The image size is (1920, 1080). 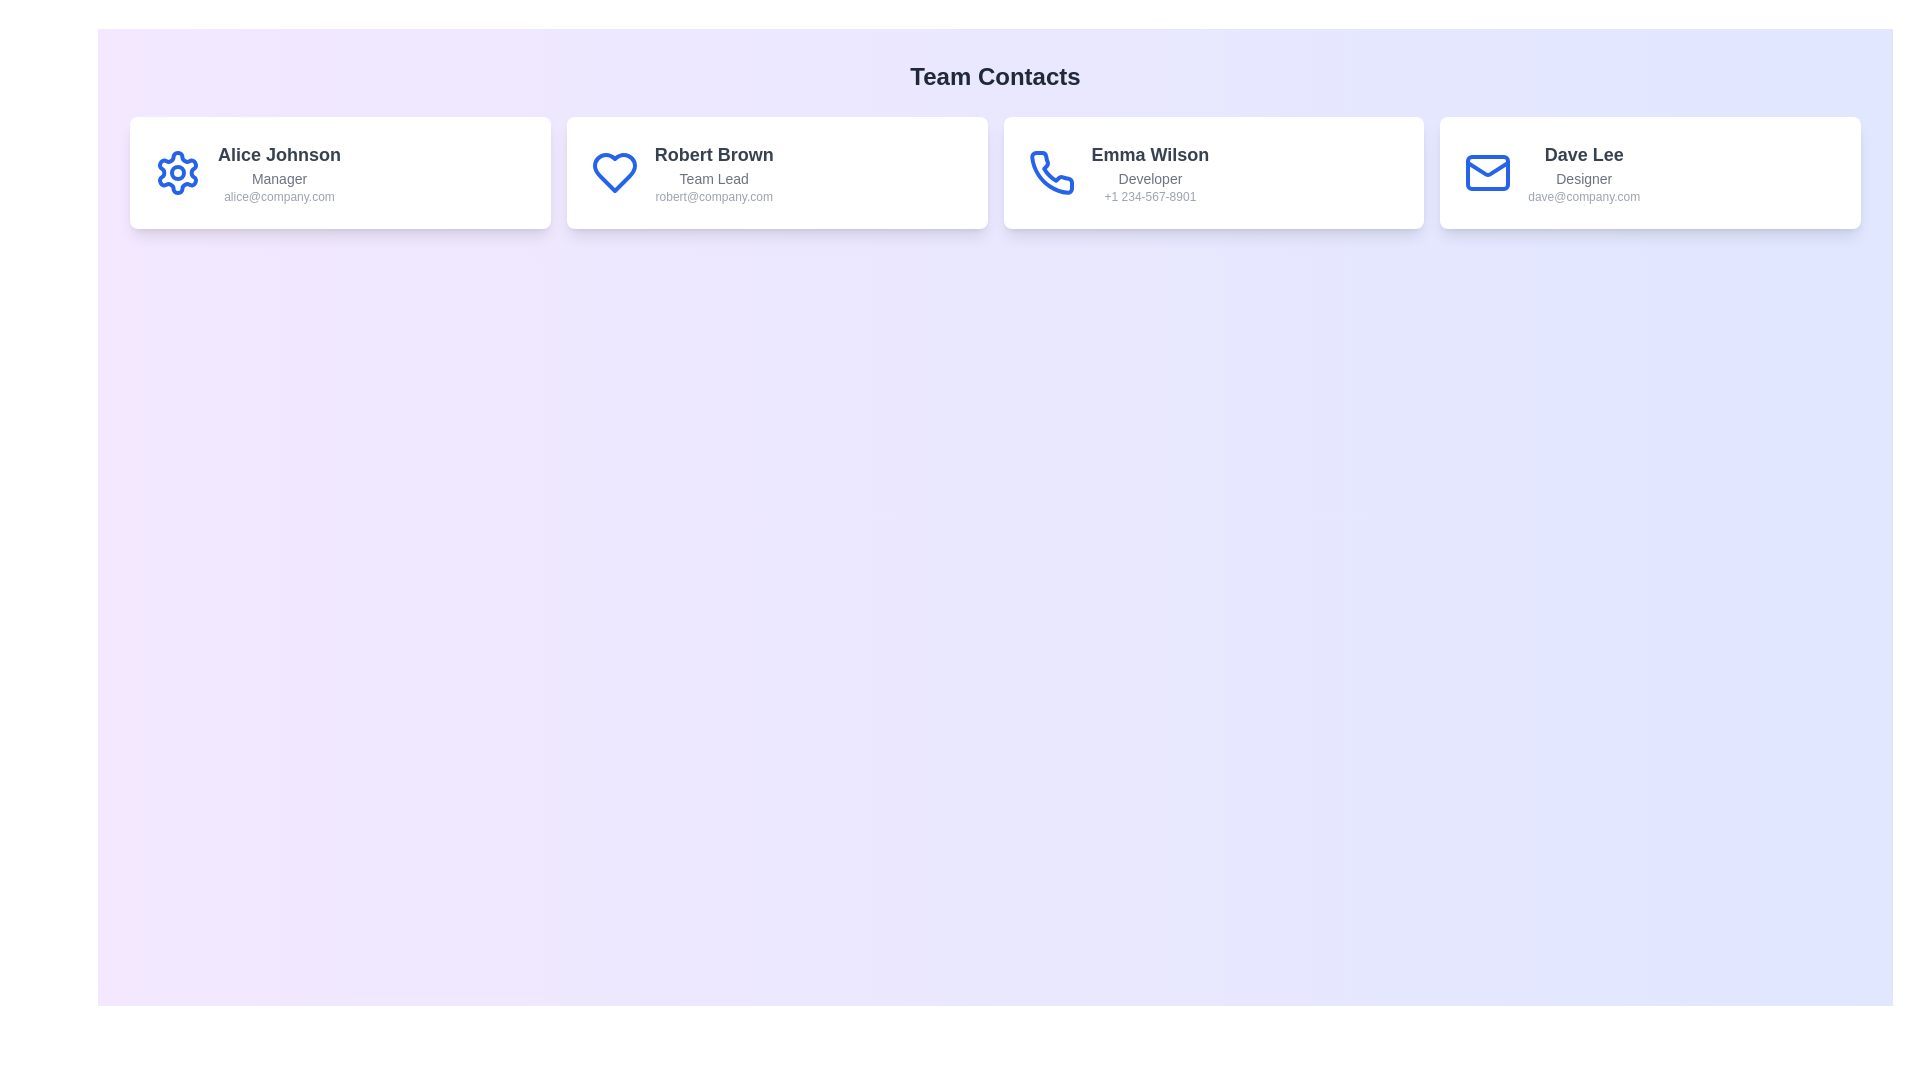 What do you see at coordinates (714, 172) in the screenshot?
I see `the text block displaying personal information for 'Robert Brown', which includes his job title 'Team Lead' and email 'robert@company.com', located inside the second white card from the left in the 'Team Contacts' section` at bounding box center [714, 172].